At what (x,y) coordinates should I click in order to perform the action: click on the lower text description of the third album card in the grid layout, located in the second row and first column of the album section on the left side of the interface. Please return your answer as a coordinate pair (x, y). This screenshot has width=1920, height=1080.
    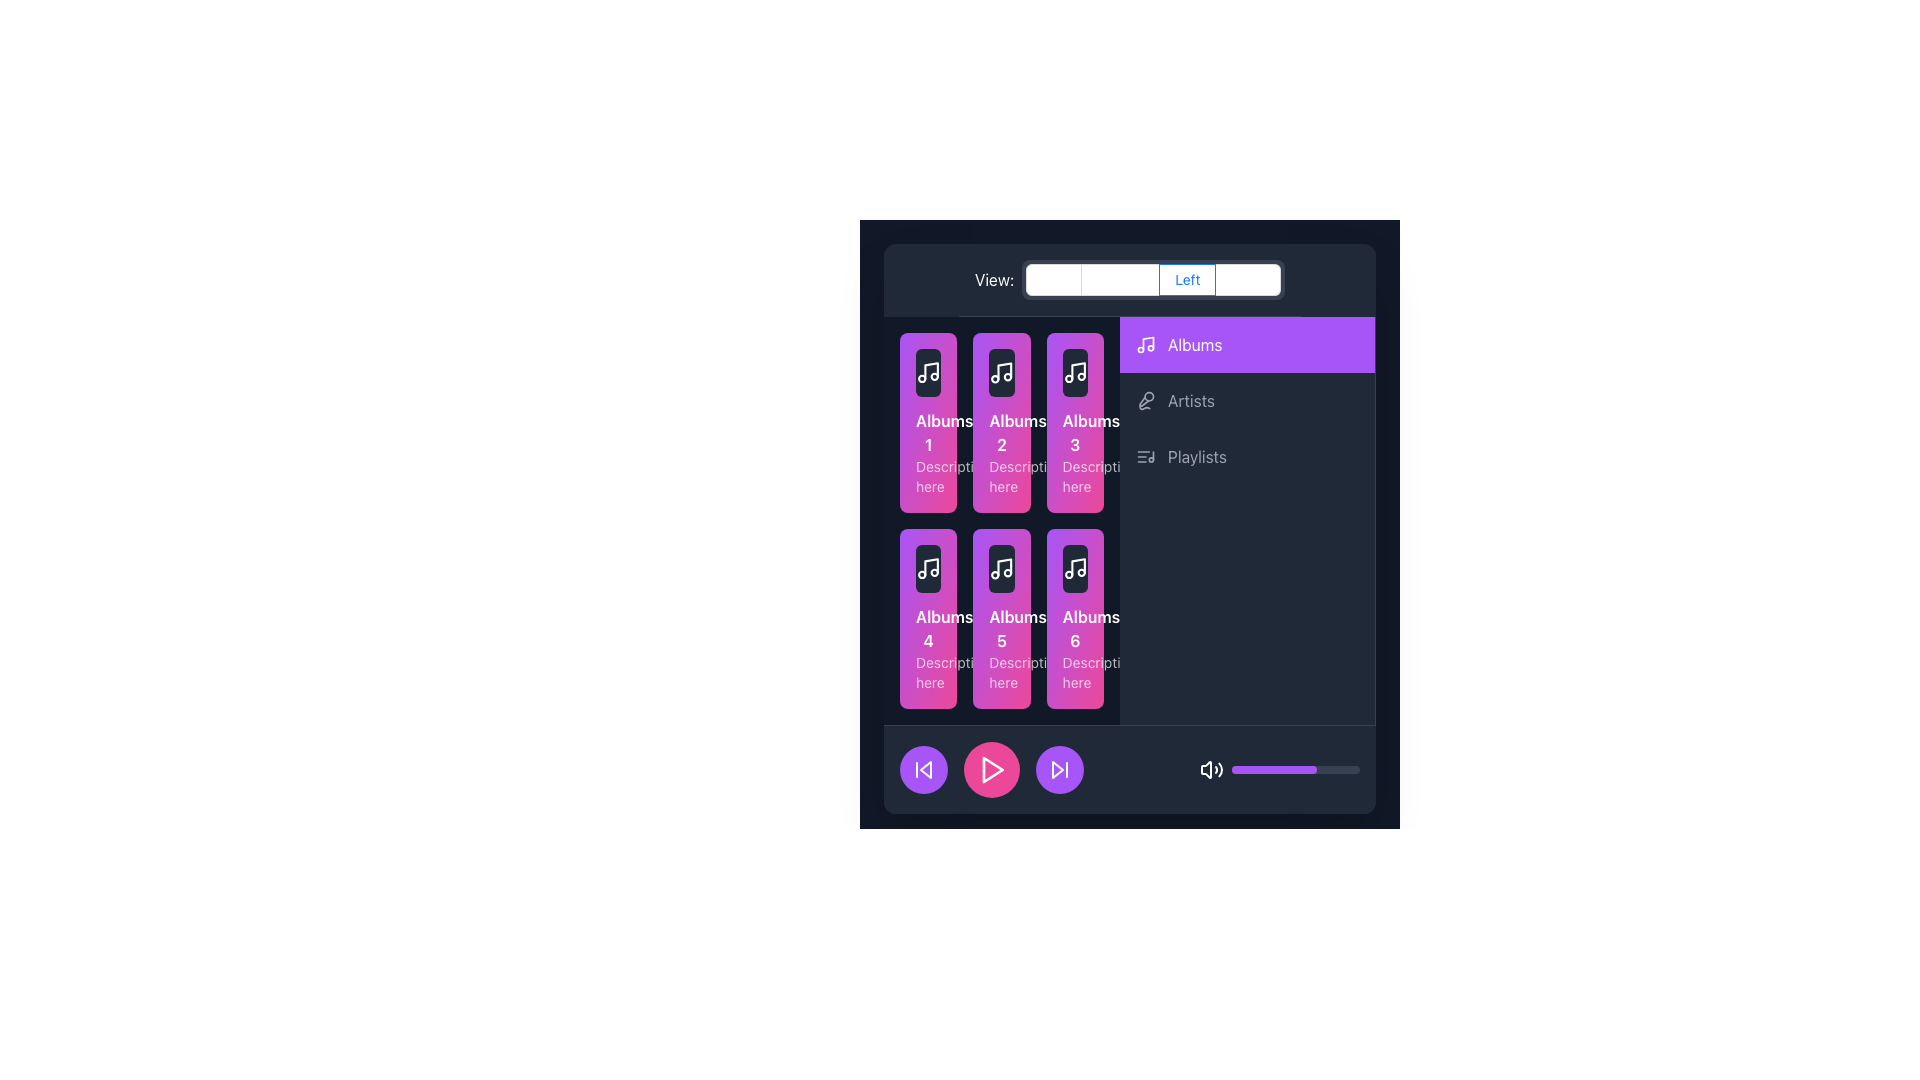
    Looking at the image, I should click on (1074, 477).